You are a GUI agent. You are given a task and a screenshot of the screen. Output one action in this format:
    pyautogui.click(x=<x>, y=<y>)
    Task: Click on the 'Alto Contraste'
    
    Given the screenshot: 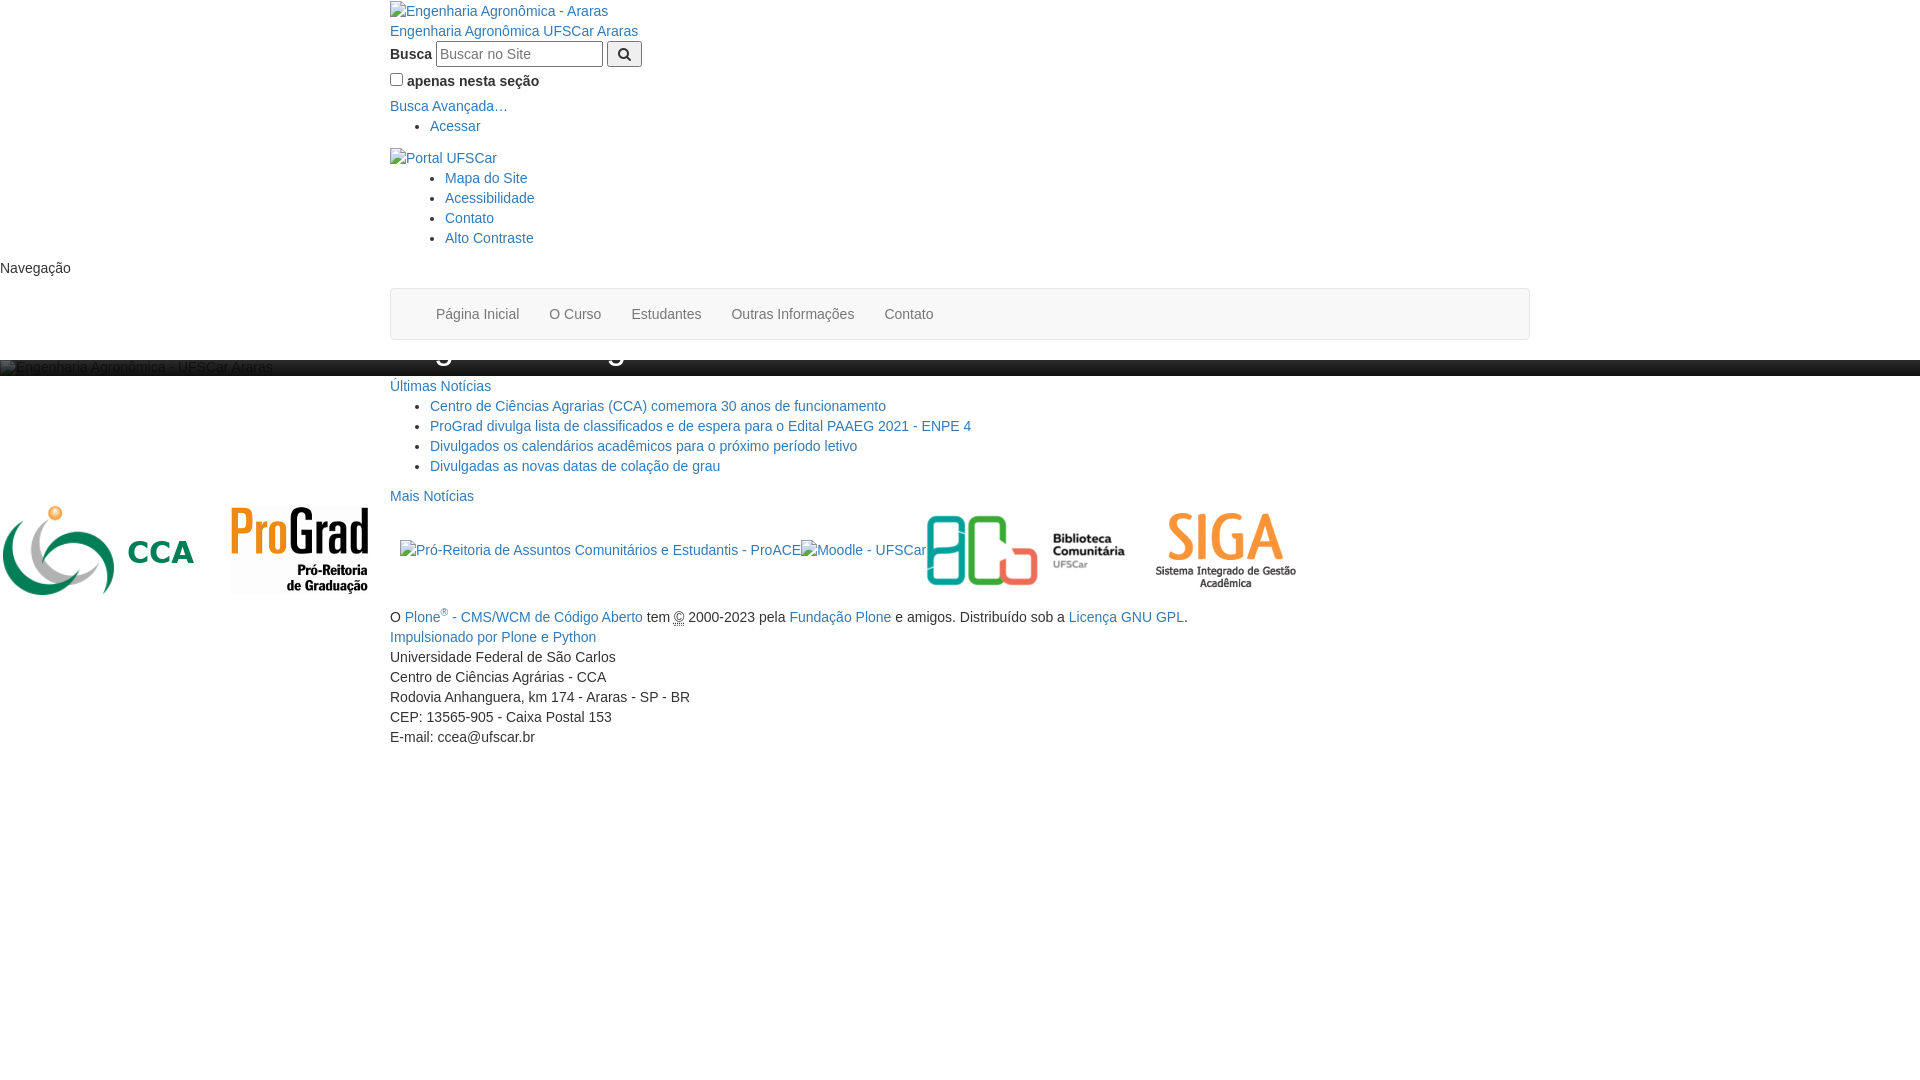 What is the action you would take?
    pyautogui.click(x=489, y=237)
    